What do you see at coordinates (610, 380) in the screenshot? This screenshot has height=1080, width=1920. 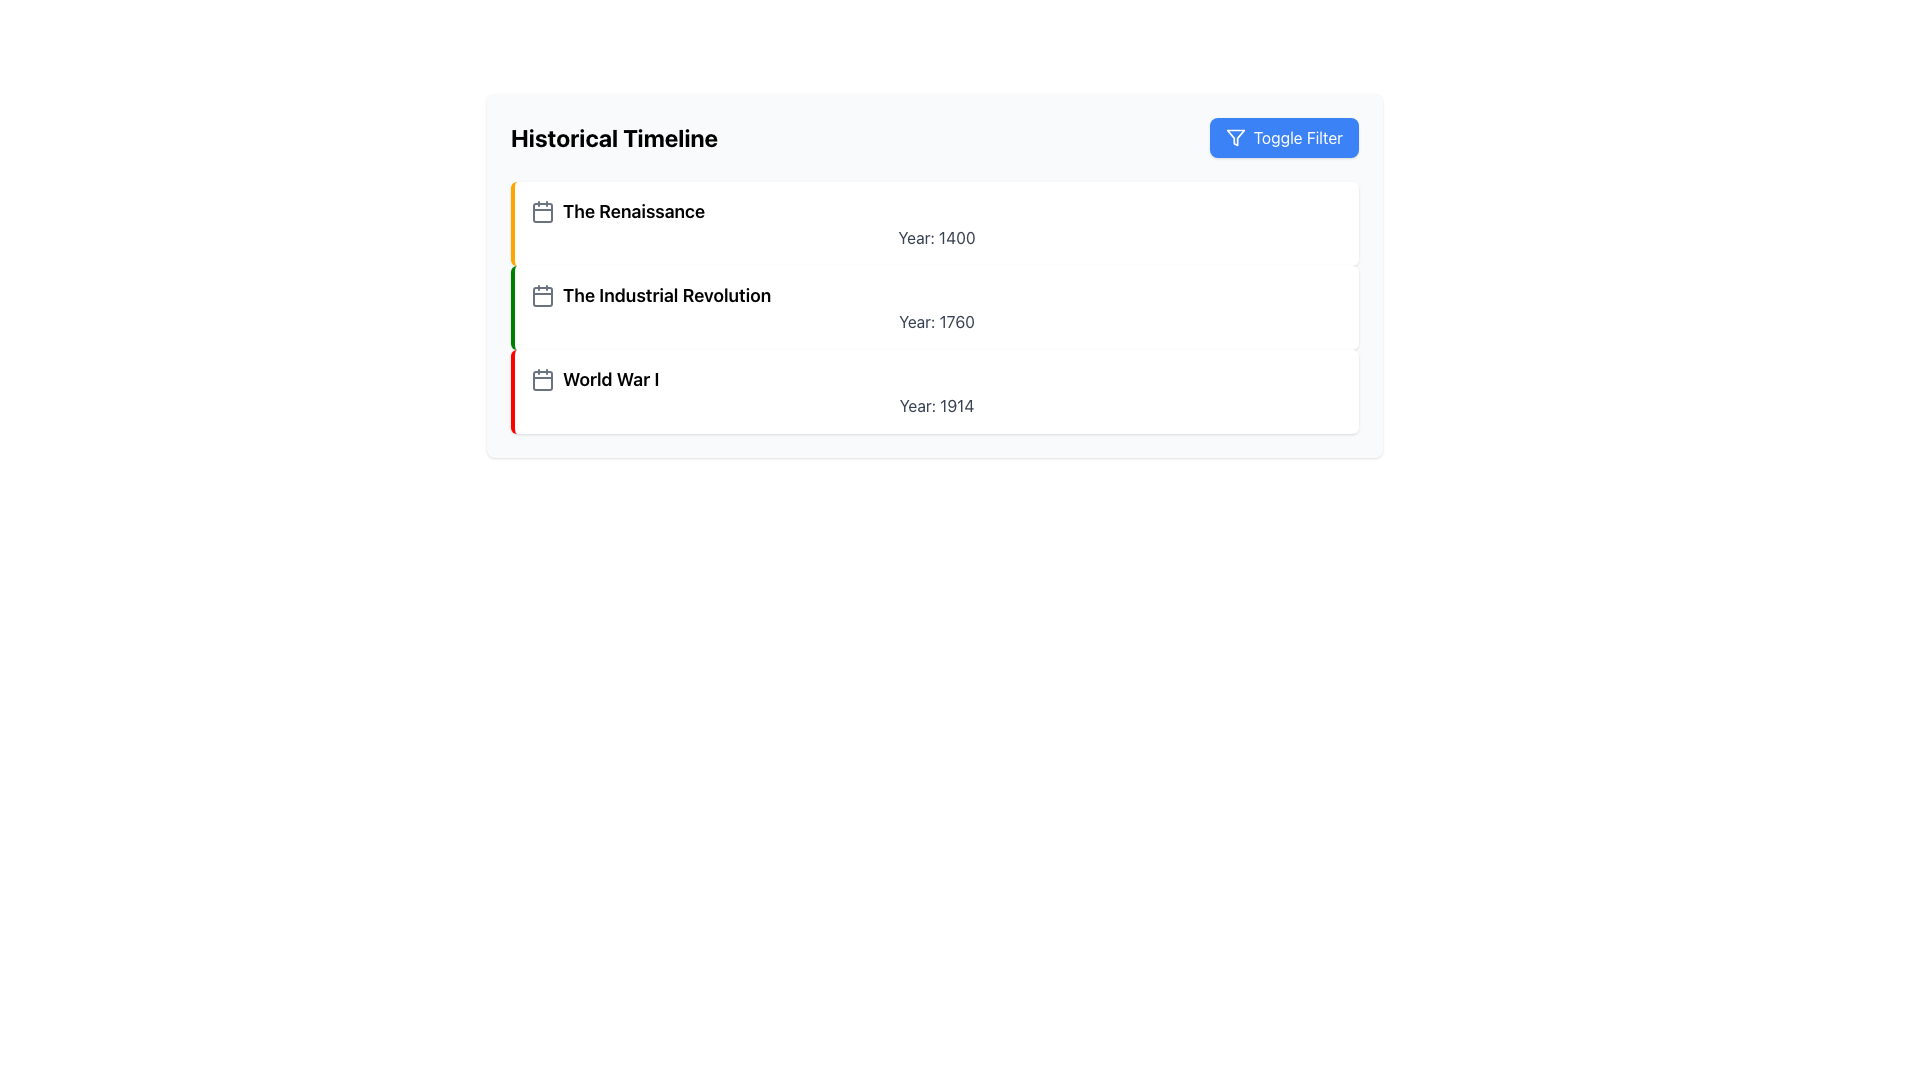 I see `the Text label that serves as the title of the event in the timeline widget, which is bordered by a red line and adjacent to the year label 'Year: 1914'` at bounding box center [610, 380].